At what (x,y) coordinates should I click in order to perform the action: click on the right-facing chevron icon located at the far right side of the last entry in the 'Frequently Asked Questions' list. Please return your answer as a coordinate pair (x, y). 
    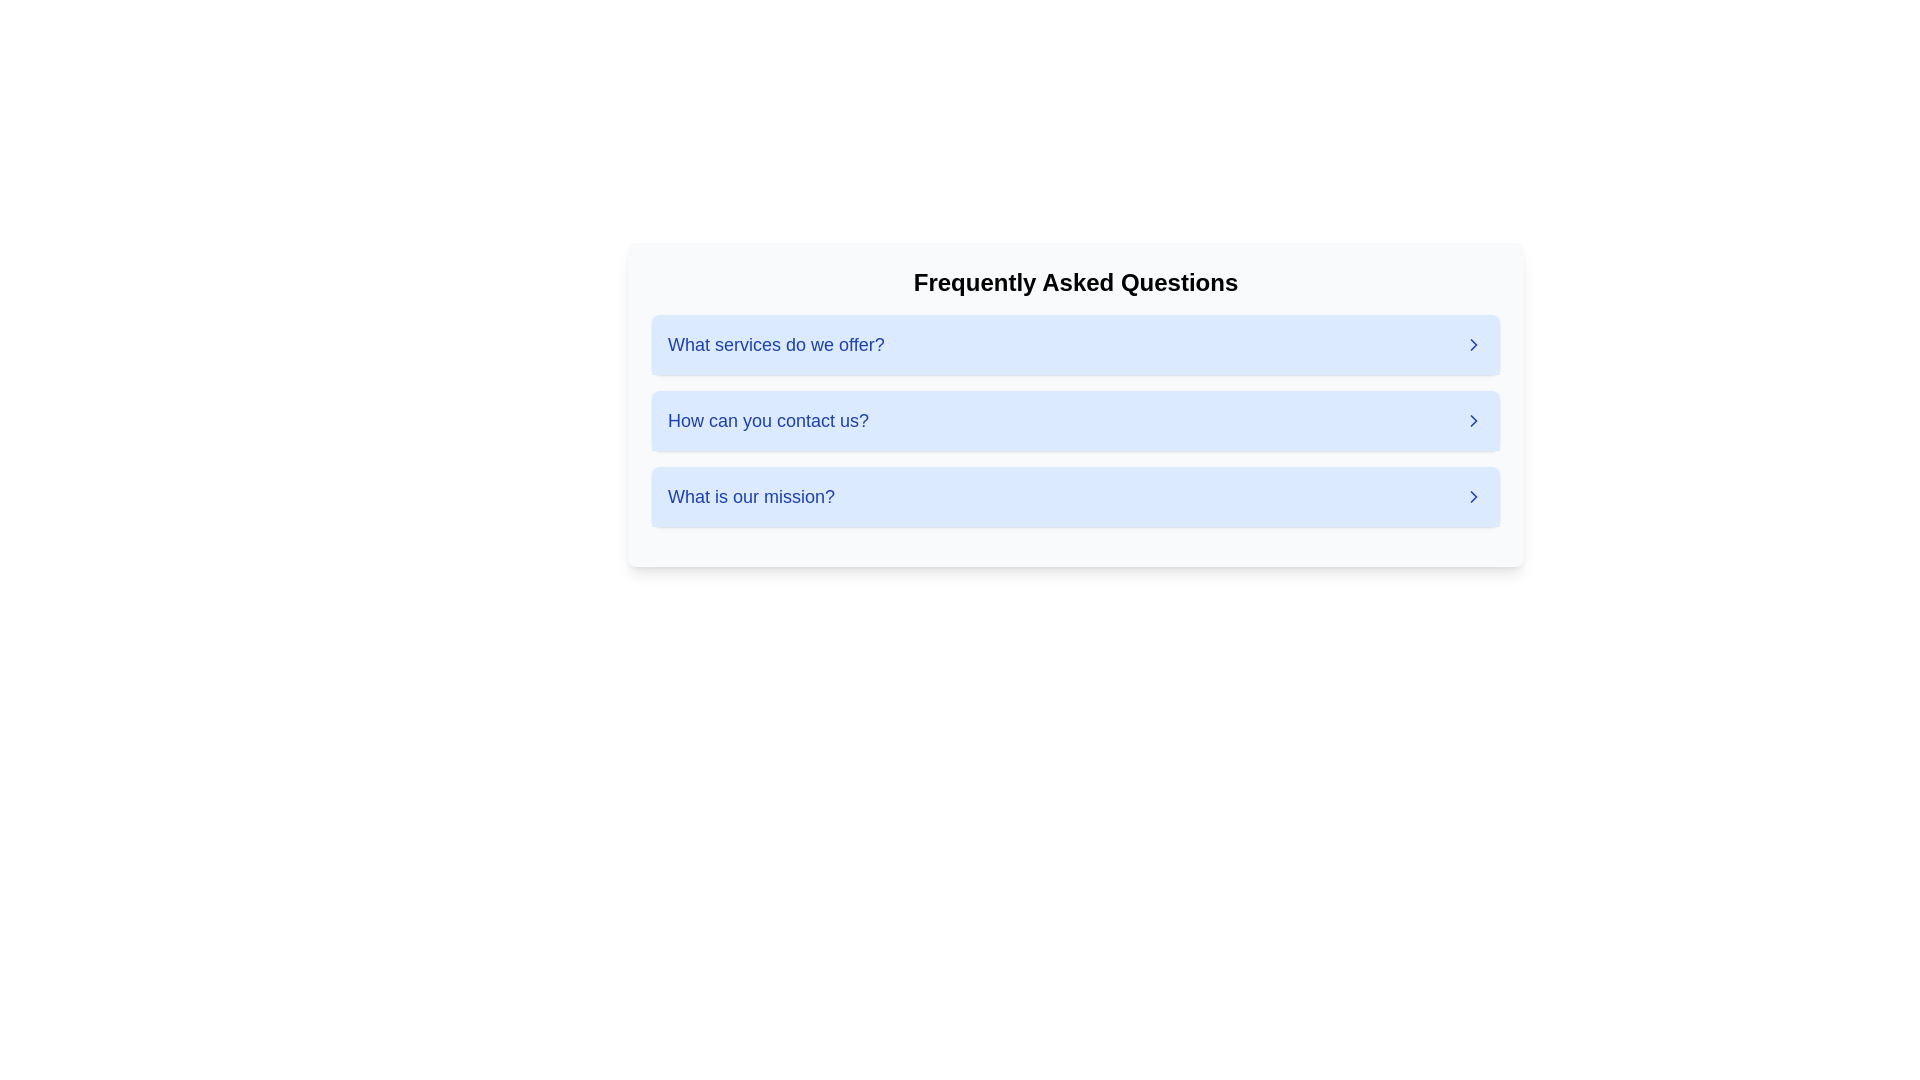
    Looking at the image, I should click on (1473, 496).